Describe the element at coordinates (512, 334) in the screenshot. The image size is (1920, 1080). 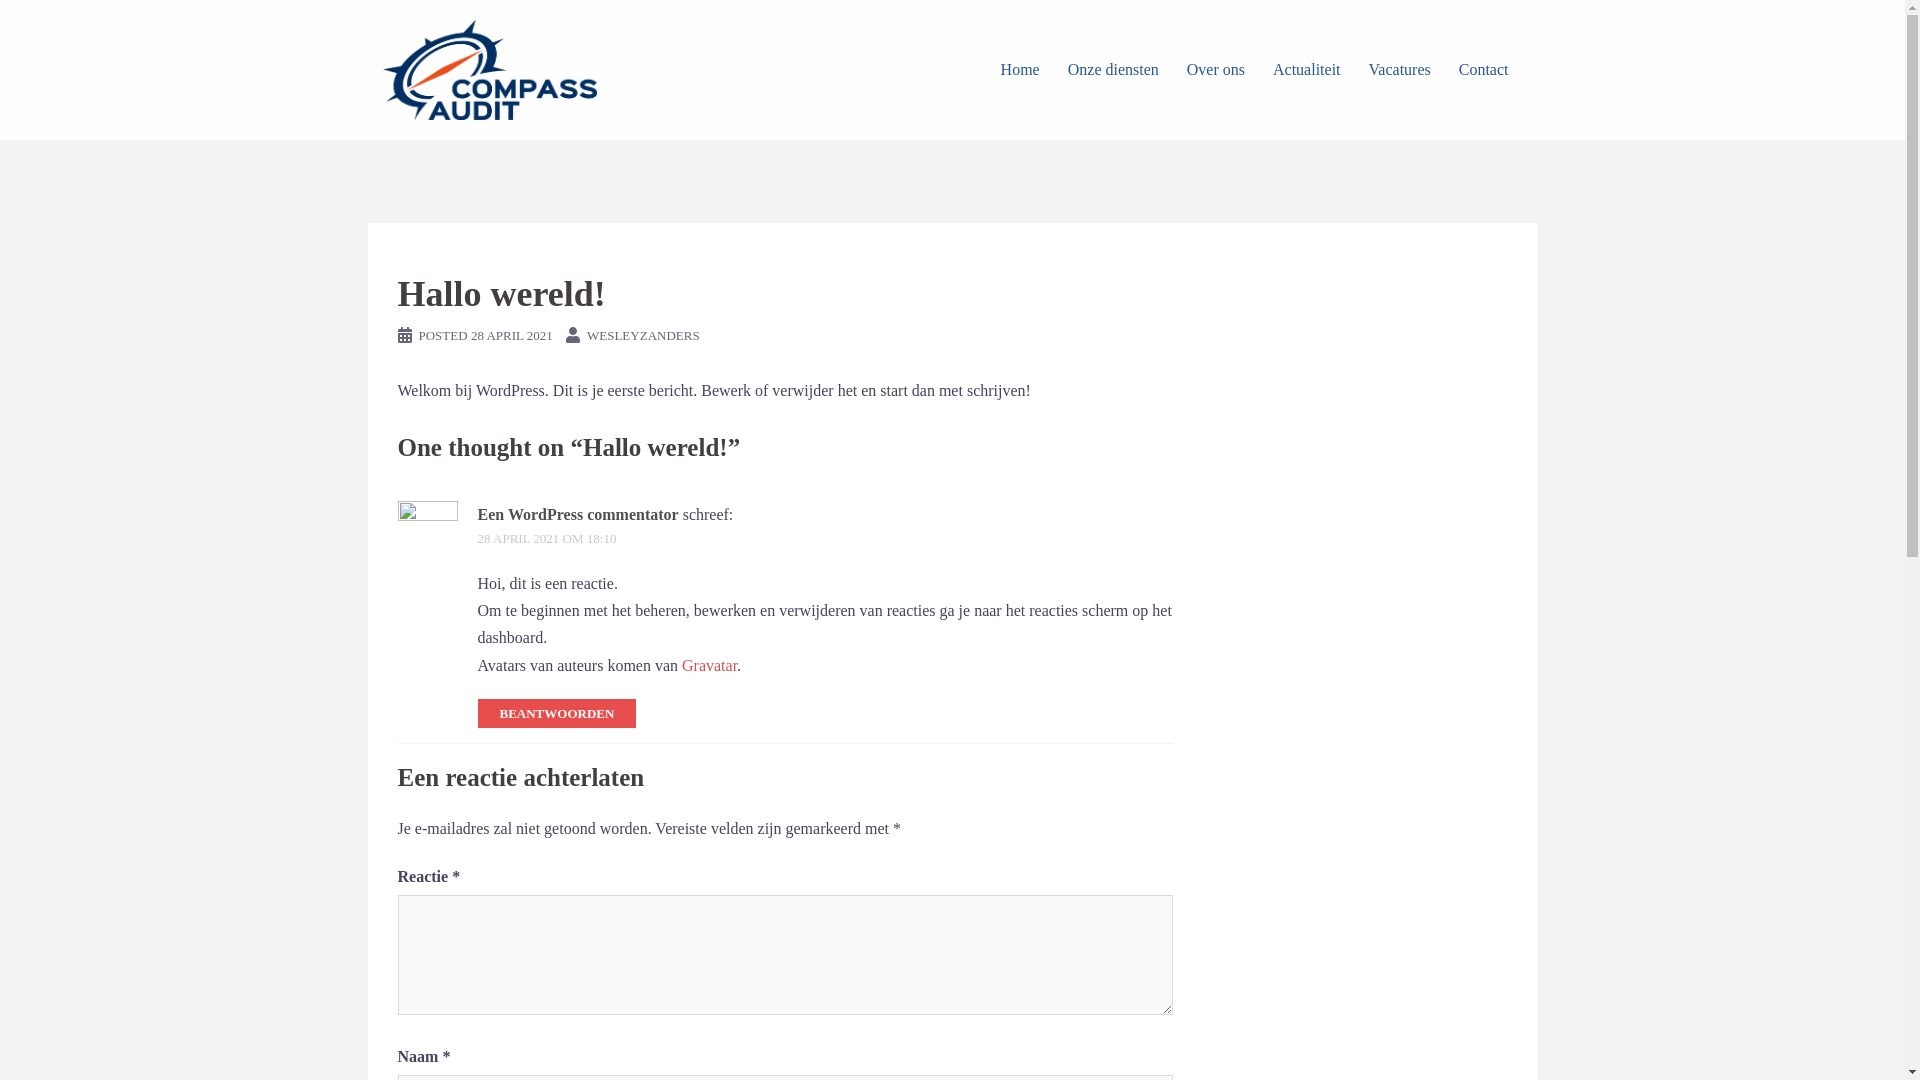
I see `'28 APRIL 2021'` at that location.